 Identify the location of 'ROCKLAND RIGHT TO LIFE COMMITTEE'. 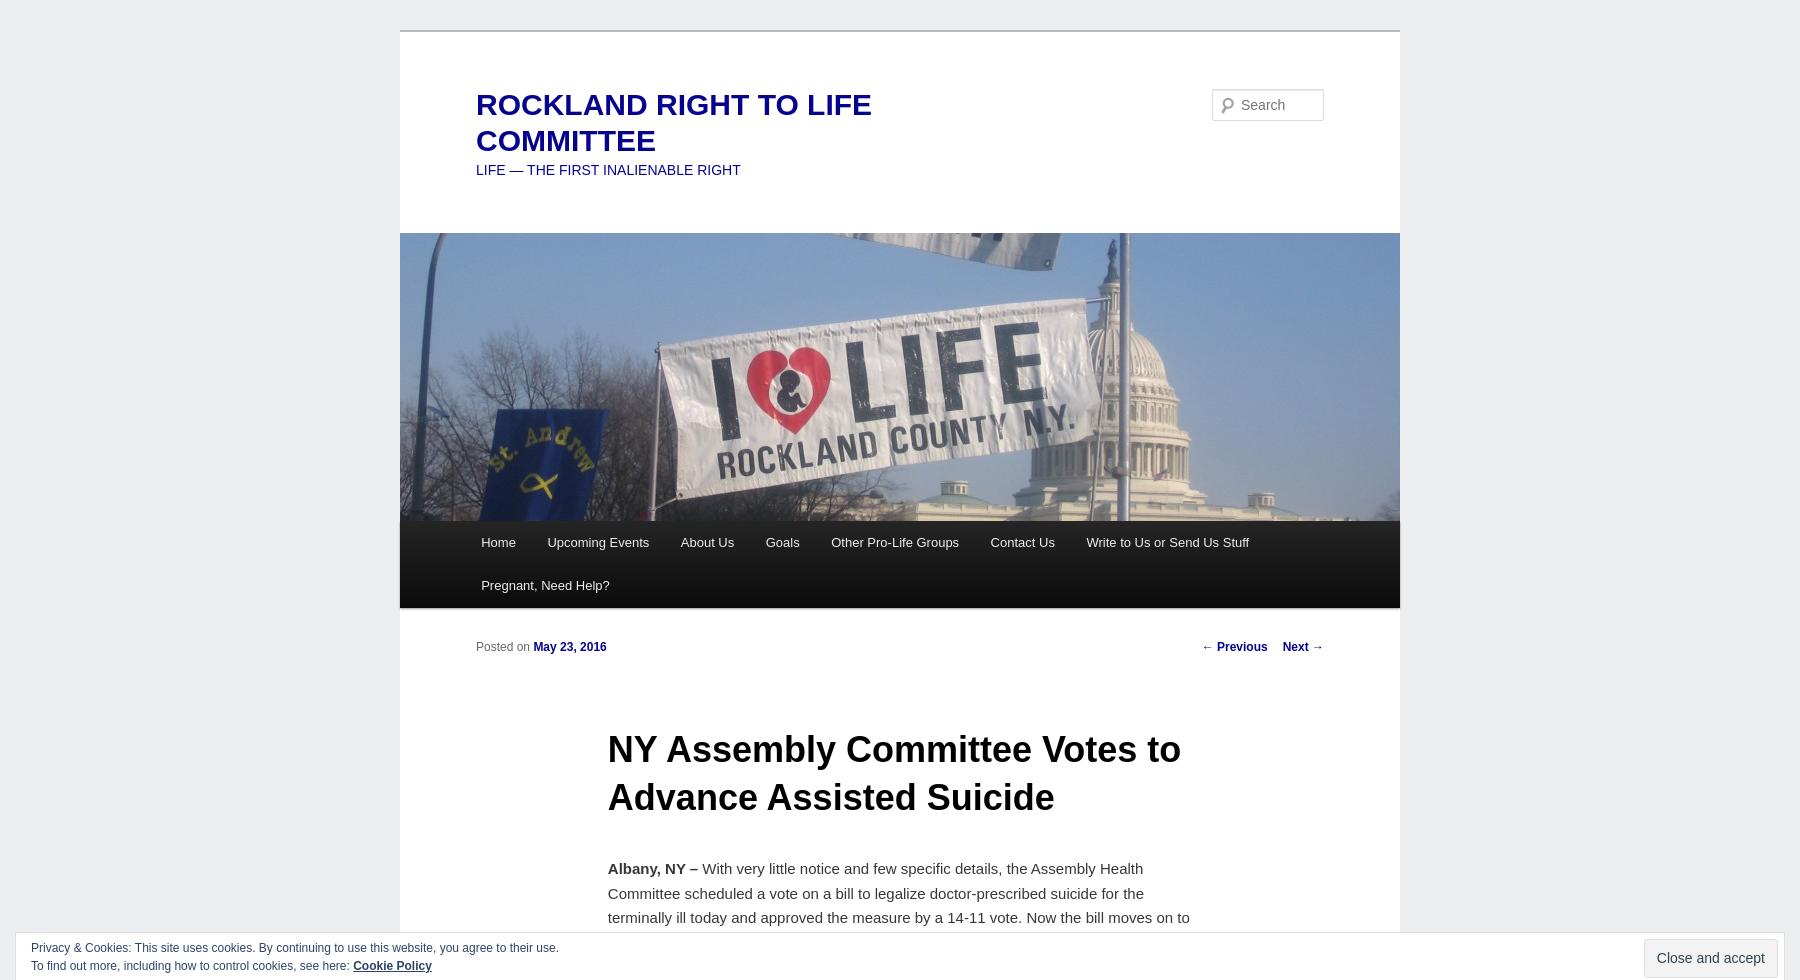
(673, 121).